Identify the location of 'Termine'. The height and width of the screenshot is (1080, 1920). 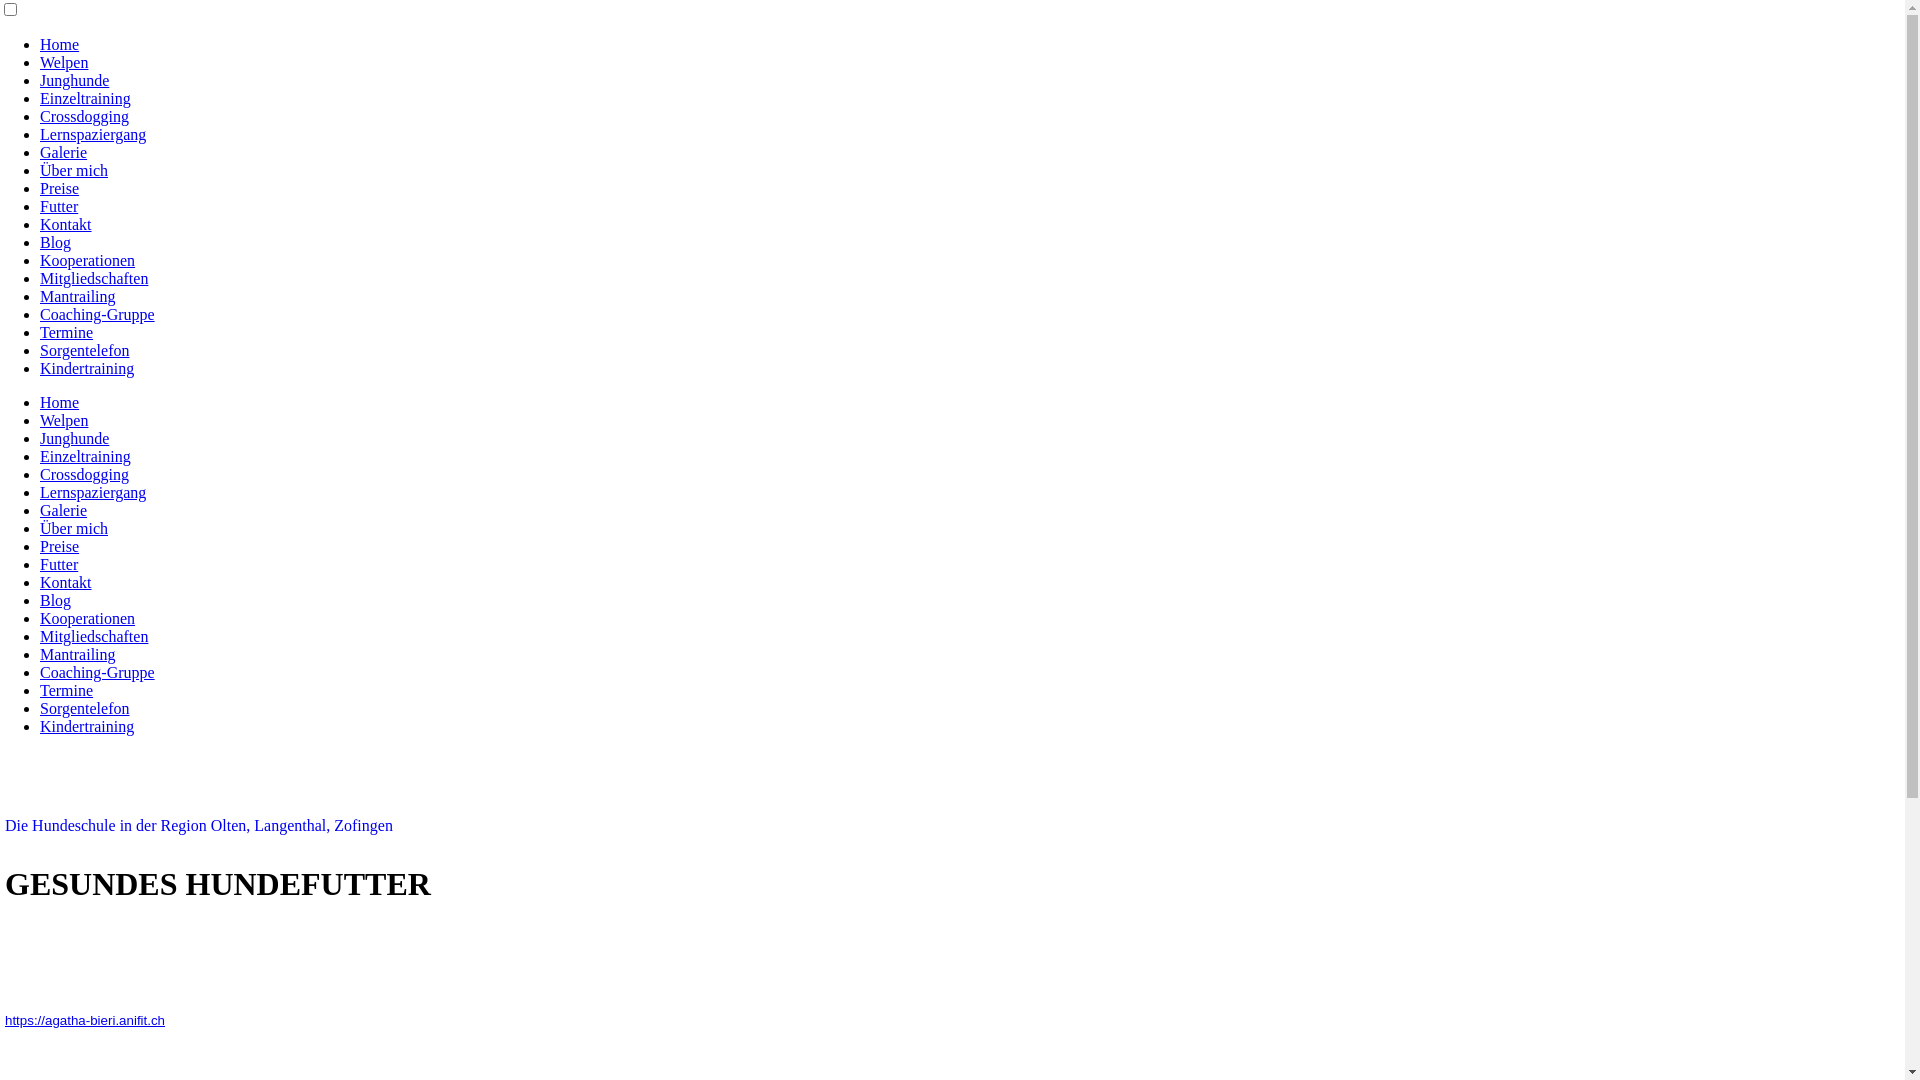
(66, 331).